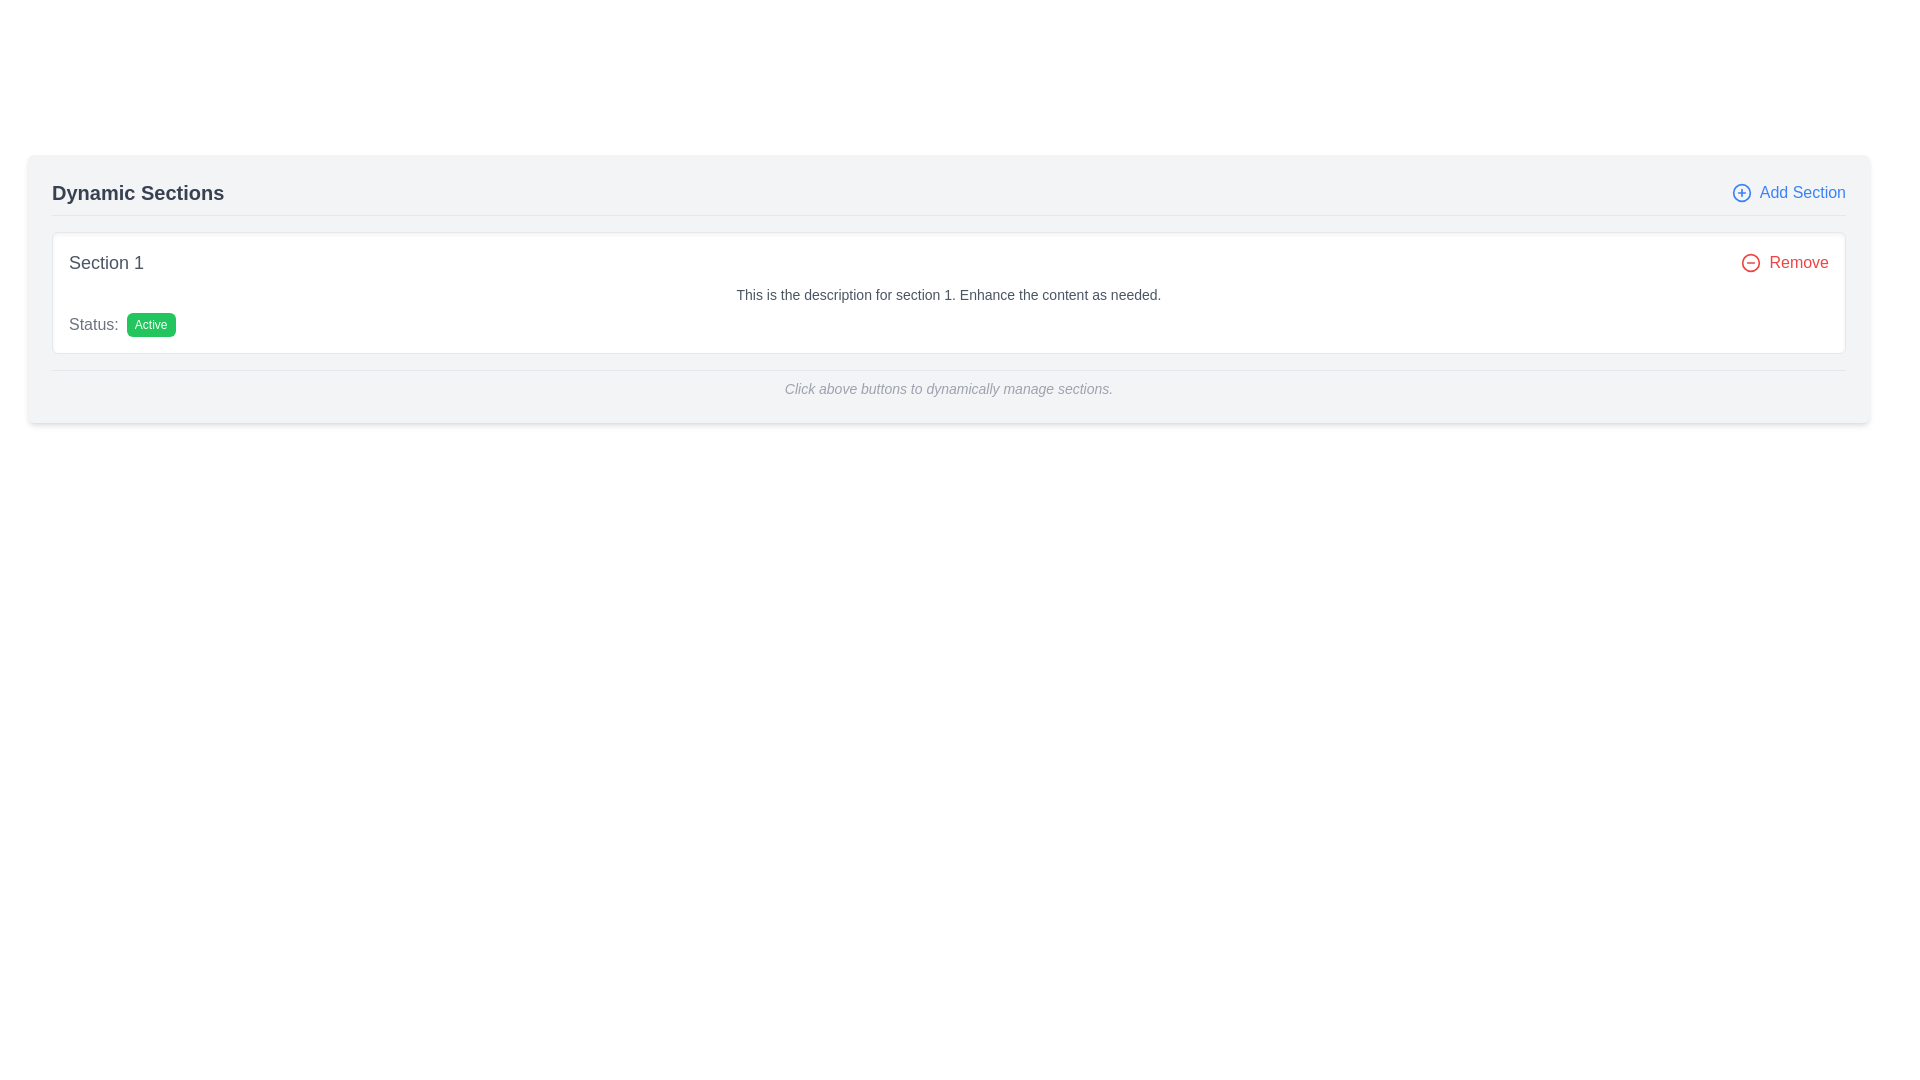  I want to click on the delete icon located in the top-right corner of the rectangular box labeled 'Section 1', which is part of the 'Dynamic Sections' interface, so click(1750, 261).